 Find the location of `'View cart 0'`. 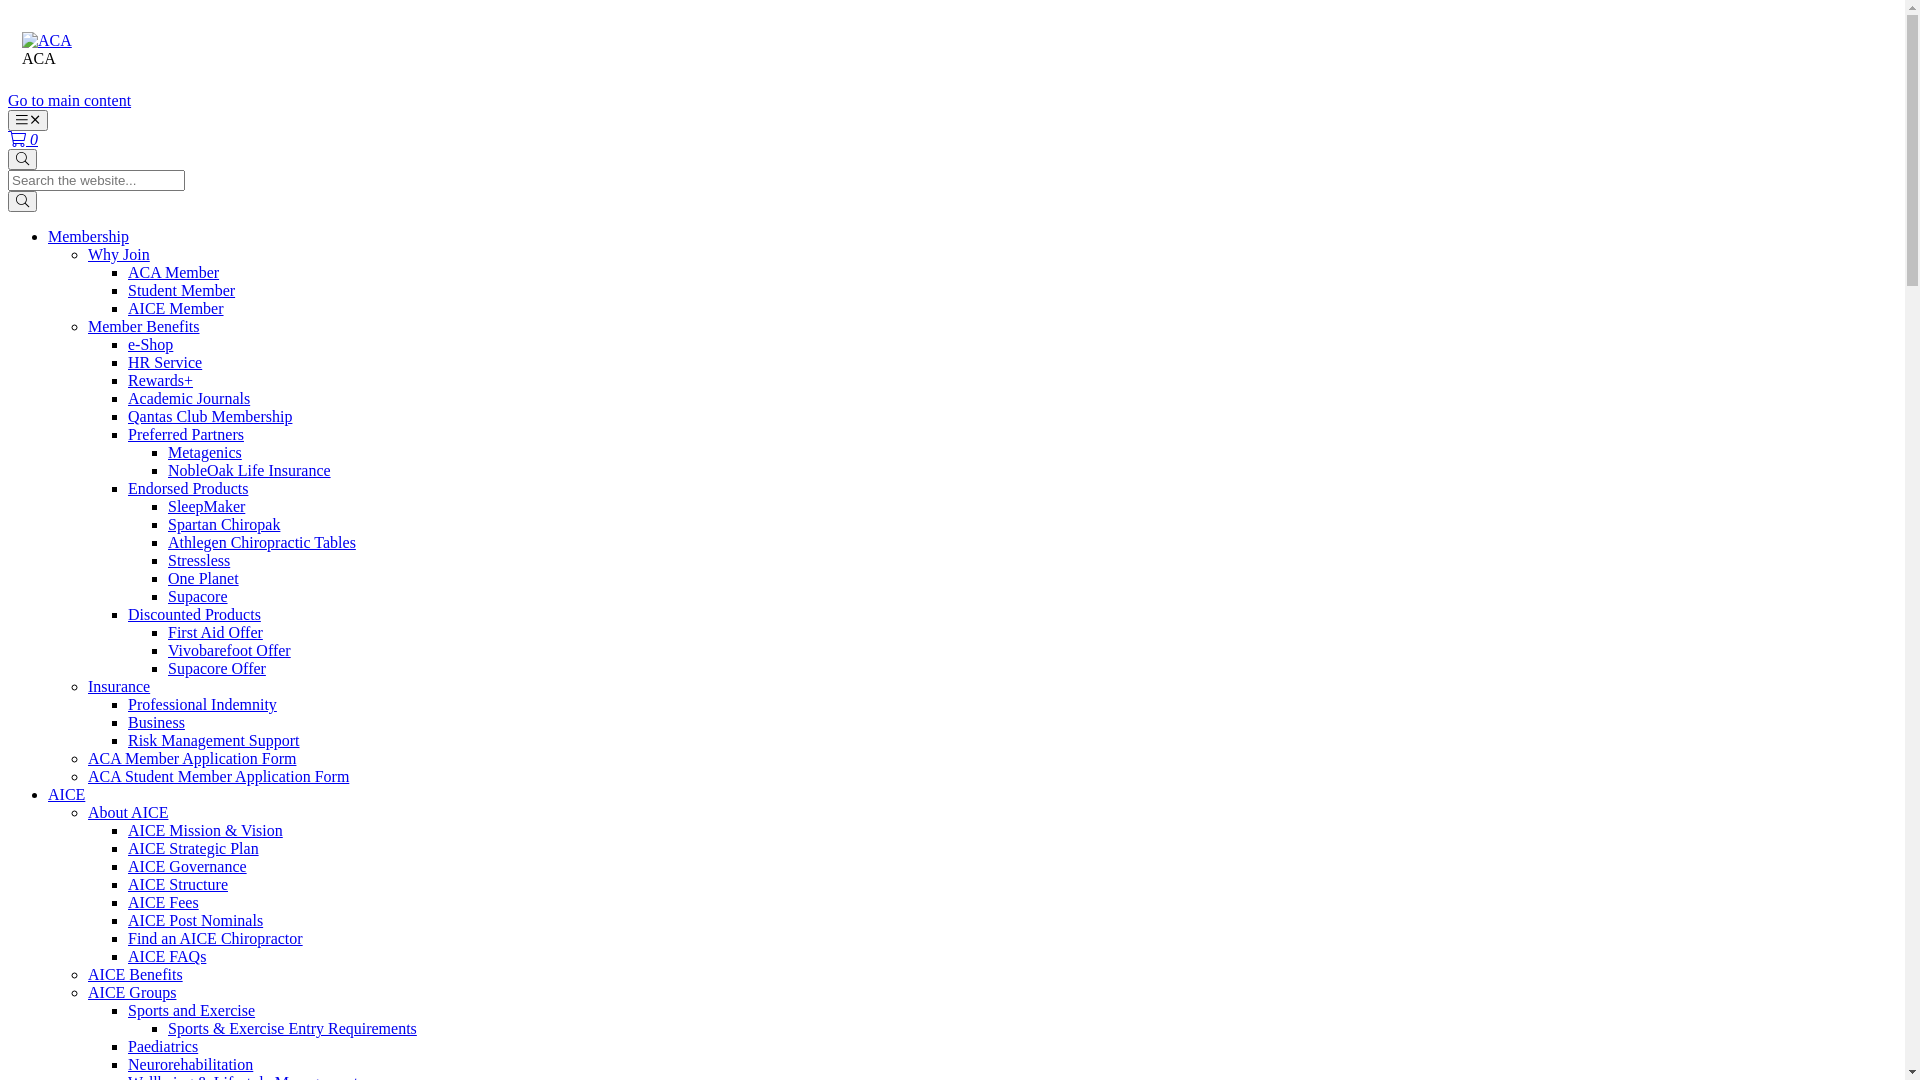

'View cart 0' is located at coordinates (23, 138).